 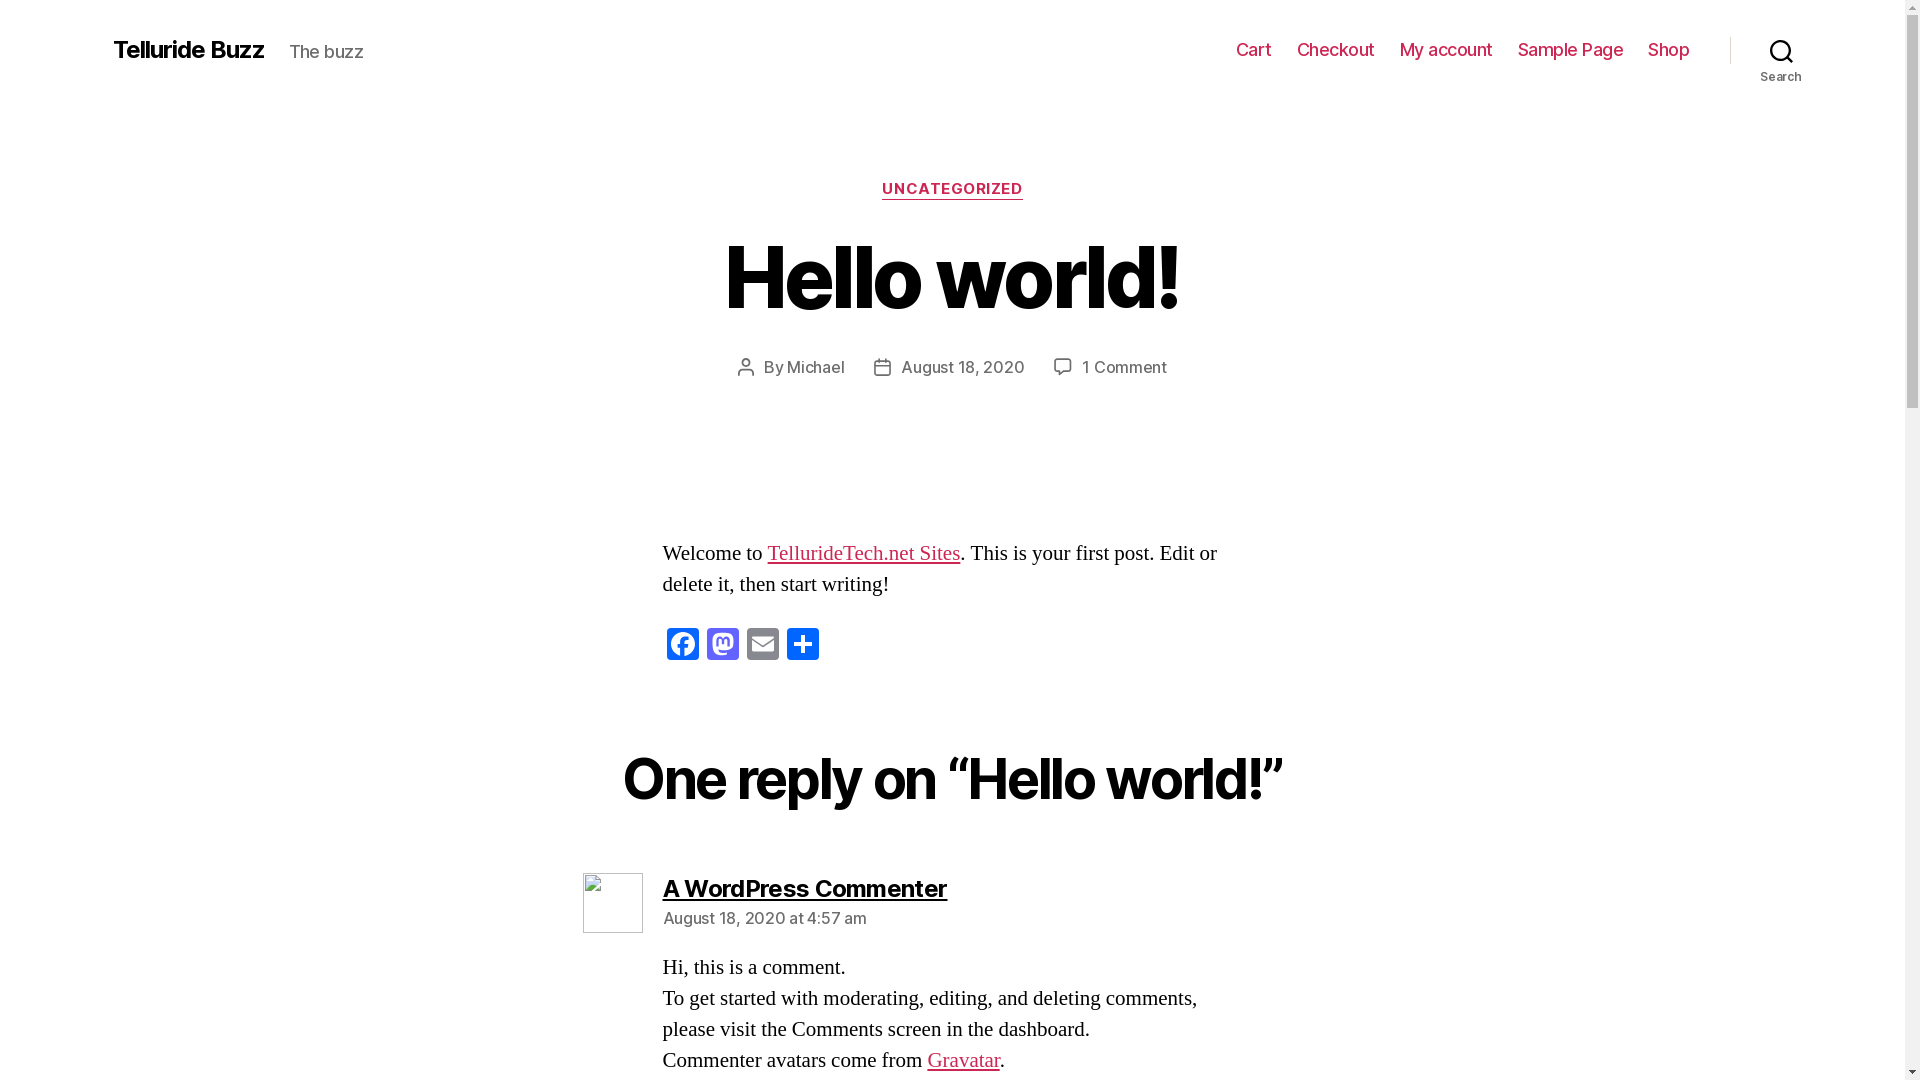 What do you see at coordinates (963, 1059) in the screenshot?
I see `'Gravatar'` at bounding box center [963, 1059].